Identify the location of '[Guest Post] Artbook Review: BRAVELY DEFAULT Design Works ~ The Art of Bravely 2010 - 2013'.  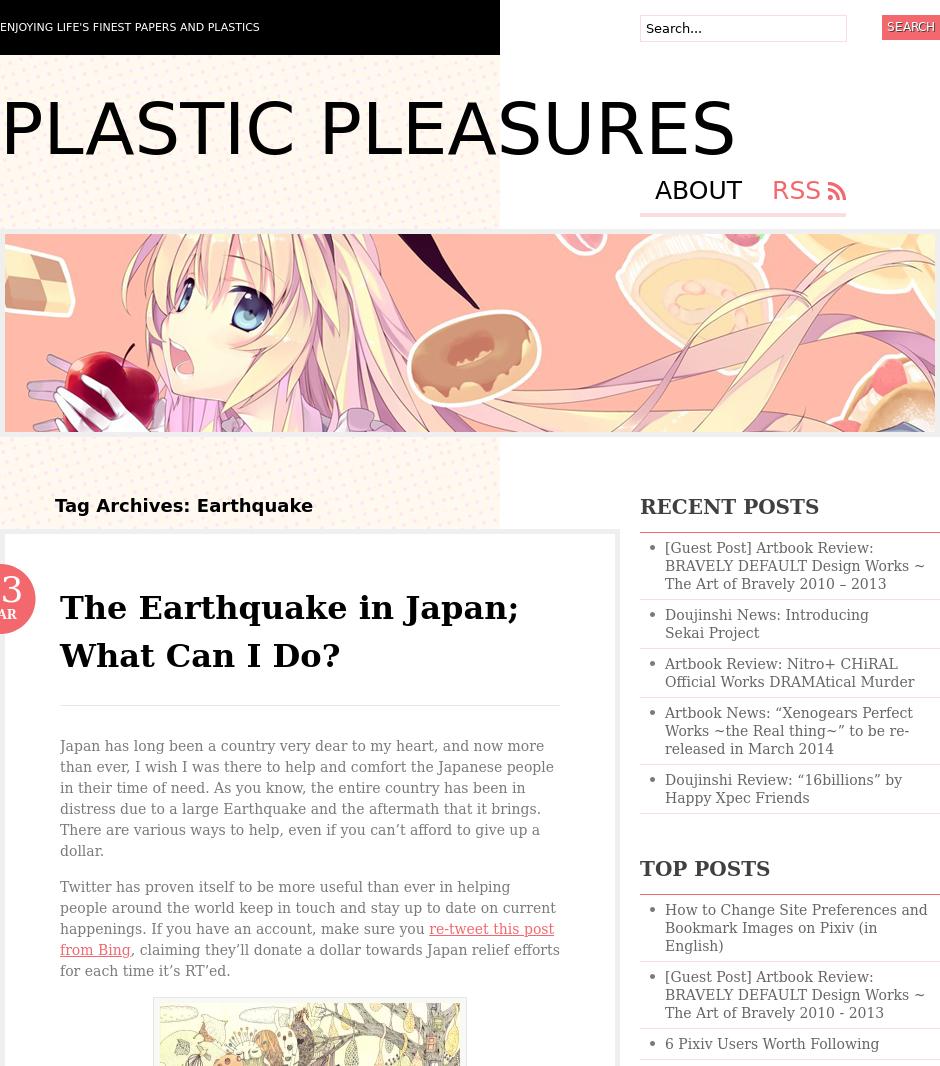
(794, 995).